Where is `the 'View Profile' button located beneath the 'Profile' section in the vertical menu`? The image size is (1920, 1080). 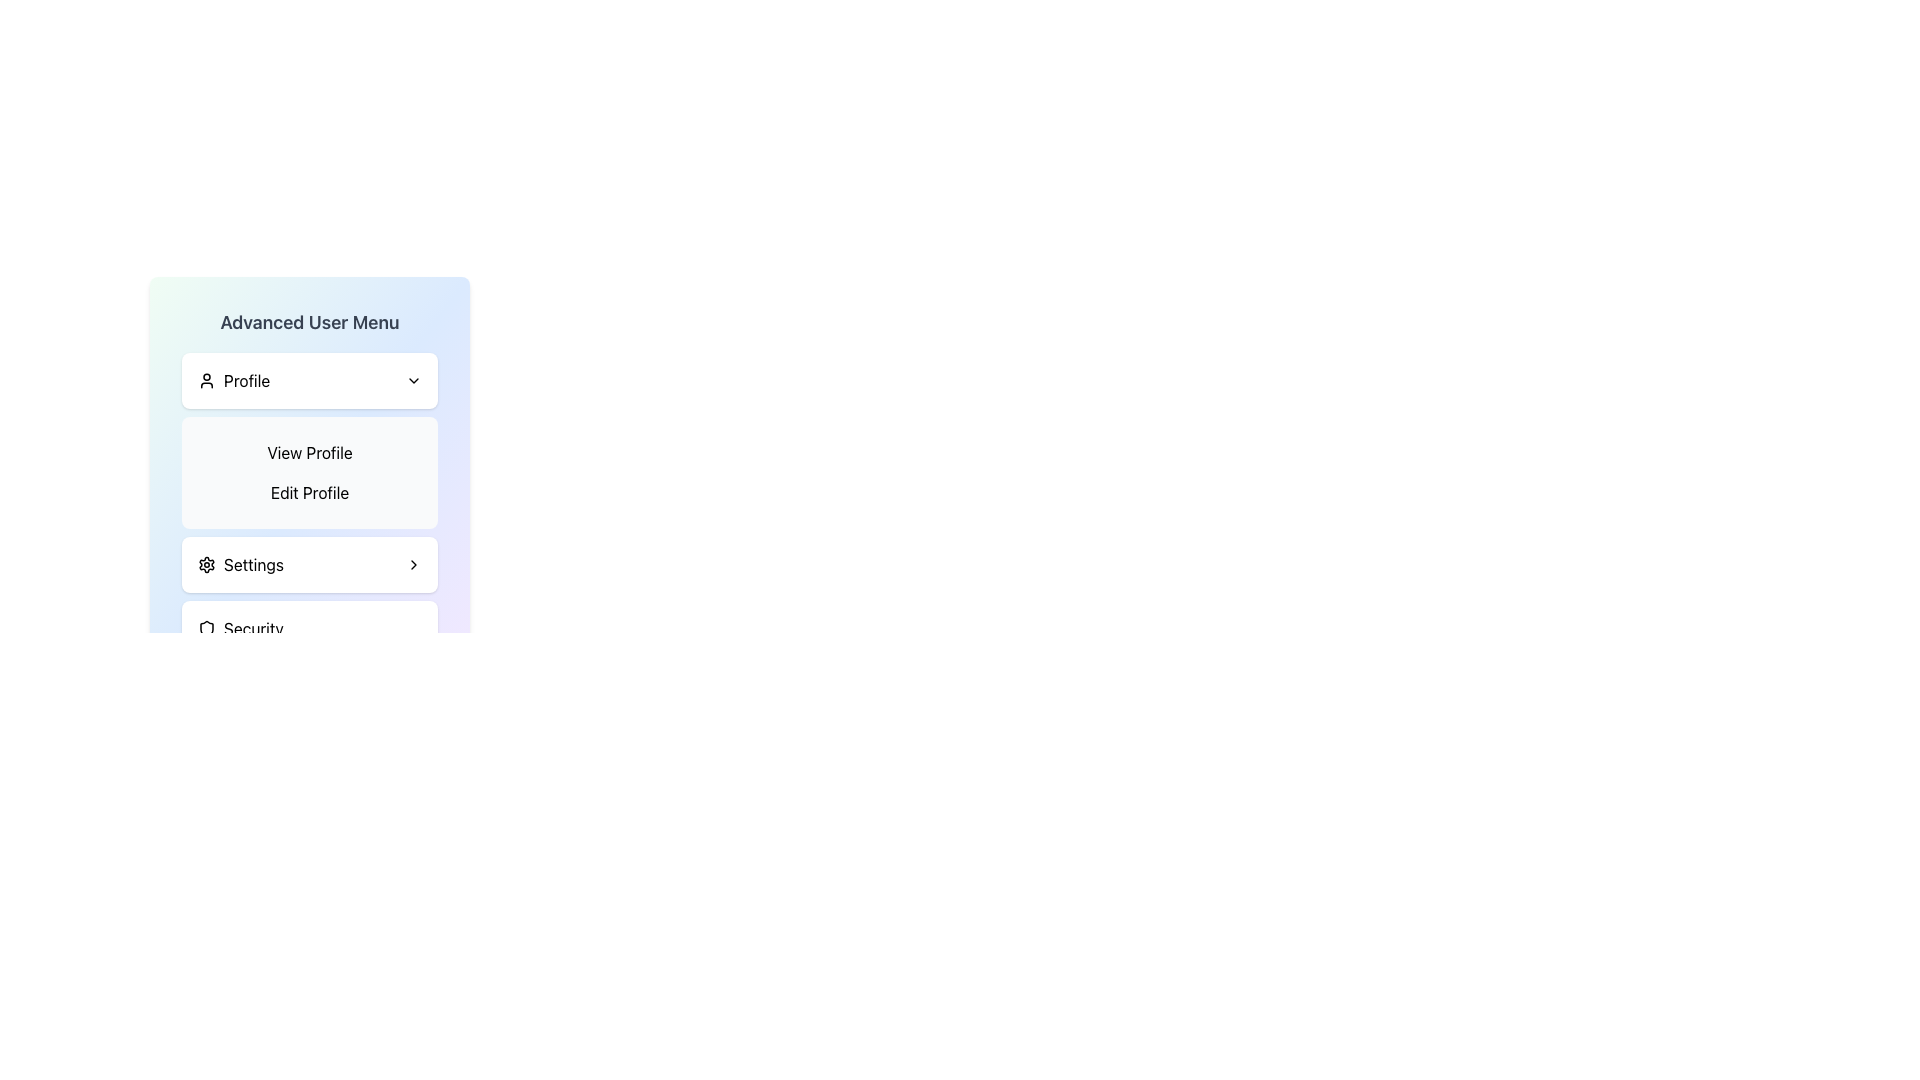 the 'View Profile' button located beneath the 'Profile' section in the vertical menu is located at coordinates (309, 452).